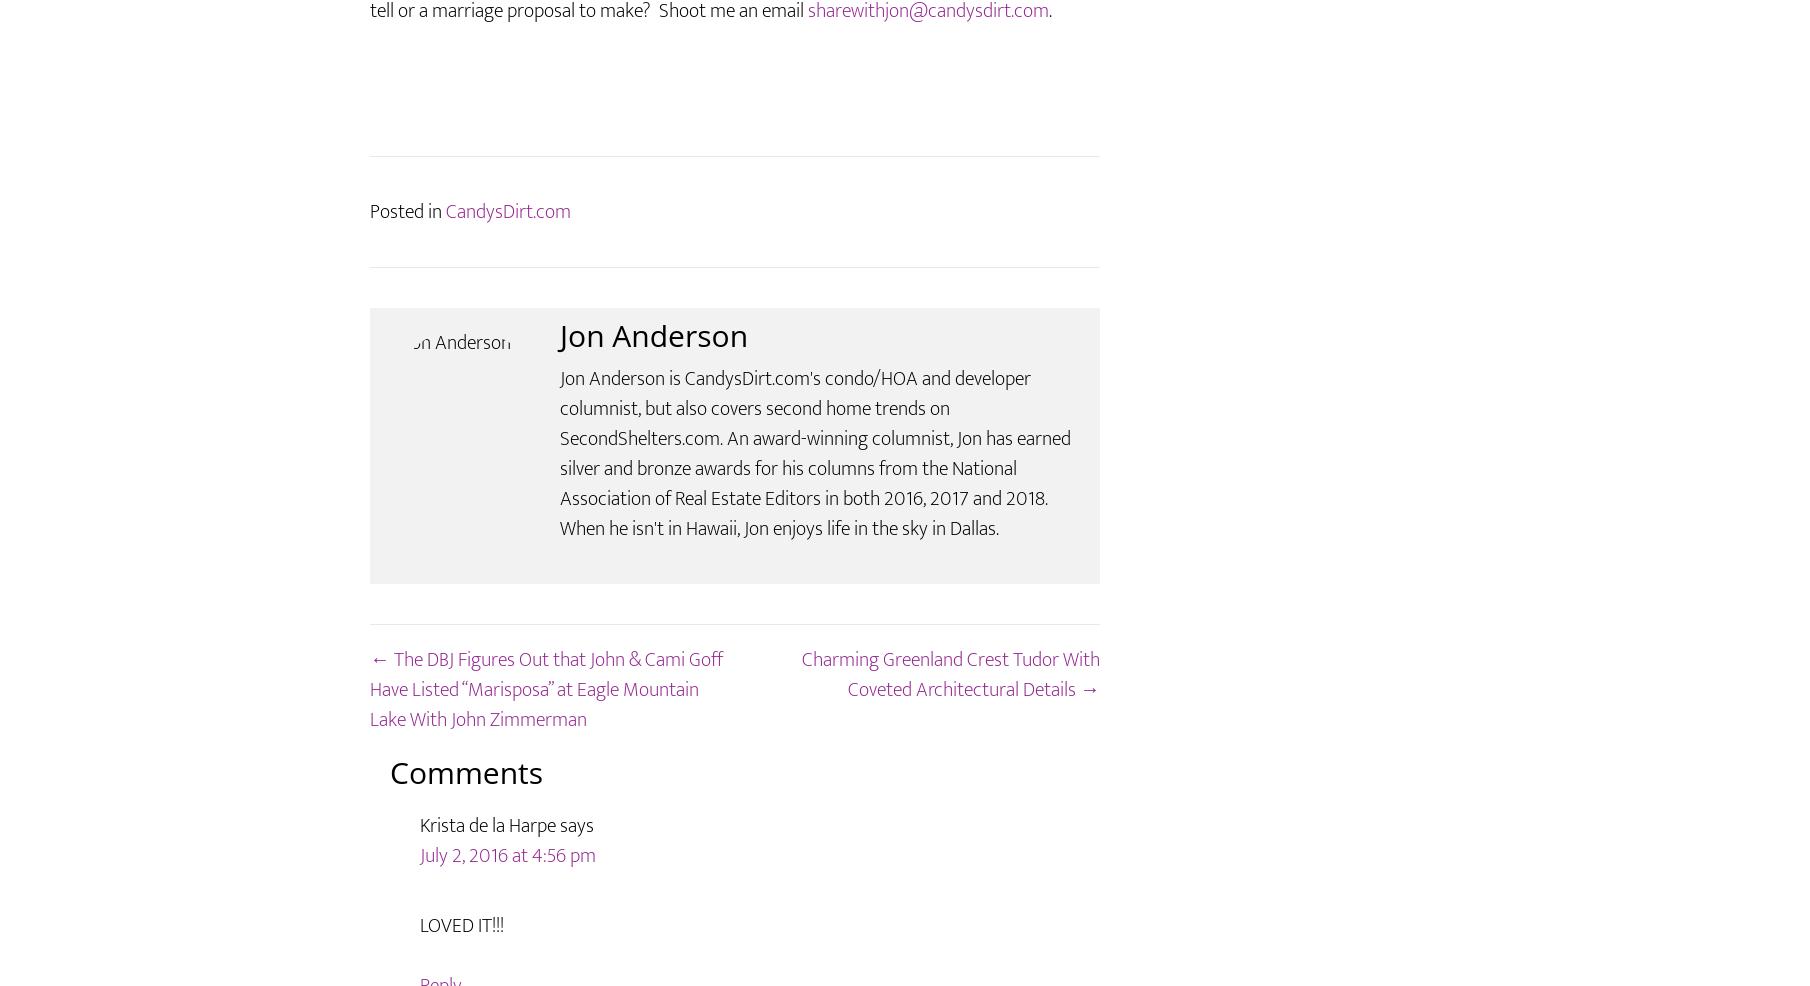  What do you see at coordinates (481, 38) in the screenshot?
I see `'Silver'` at bounding box center [481, 38].